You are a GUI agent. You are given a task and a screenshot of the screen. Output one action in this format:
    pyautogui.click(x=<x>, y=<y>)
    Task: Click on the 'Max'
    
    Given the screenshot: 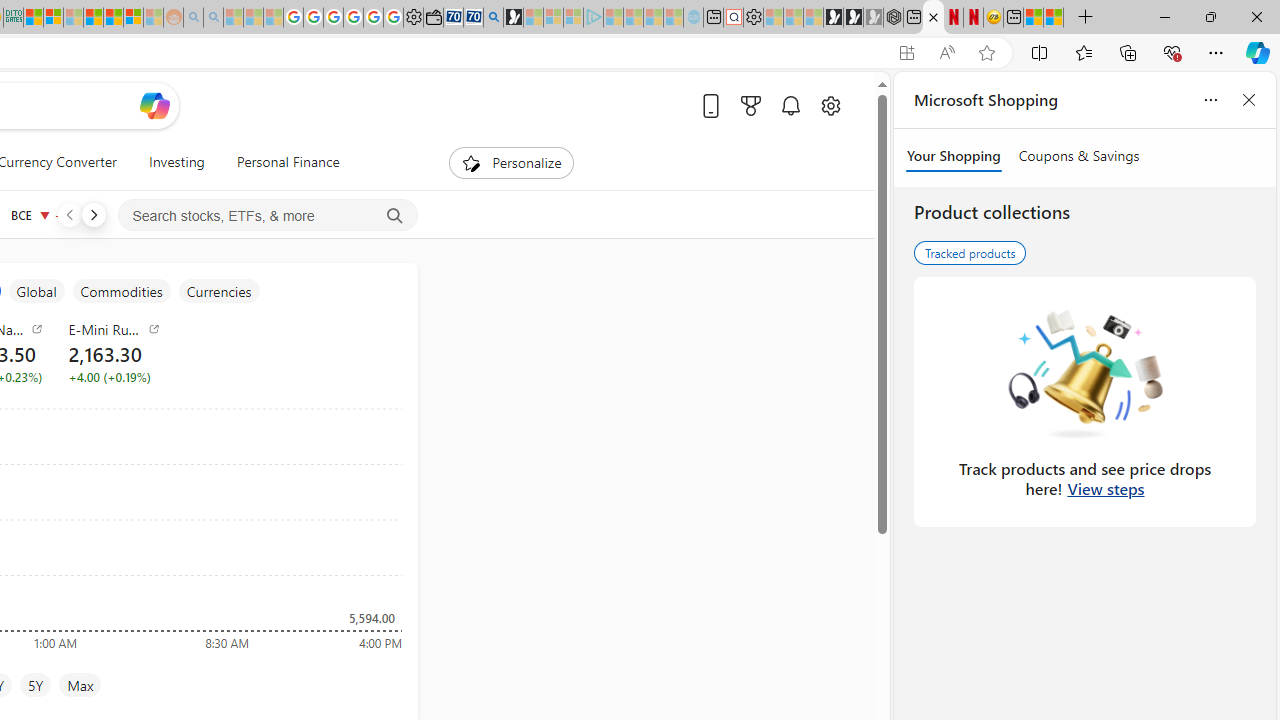 What is the action you would take?
    pyautogui.click(x=80, y=684)
    